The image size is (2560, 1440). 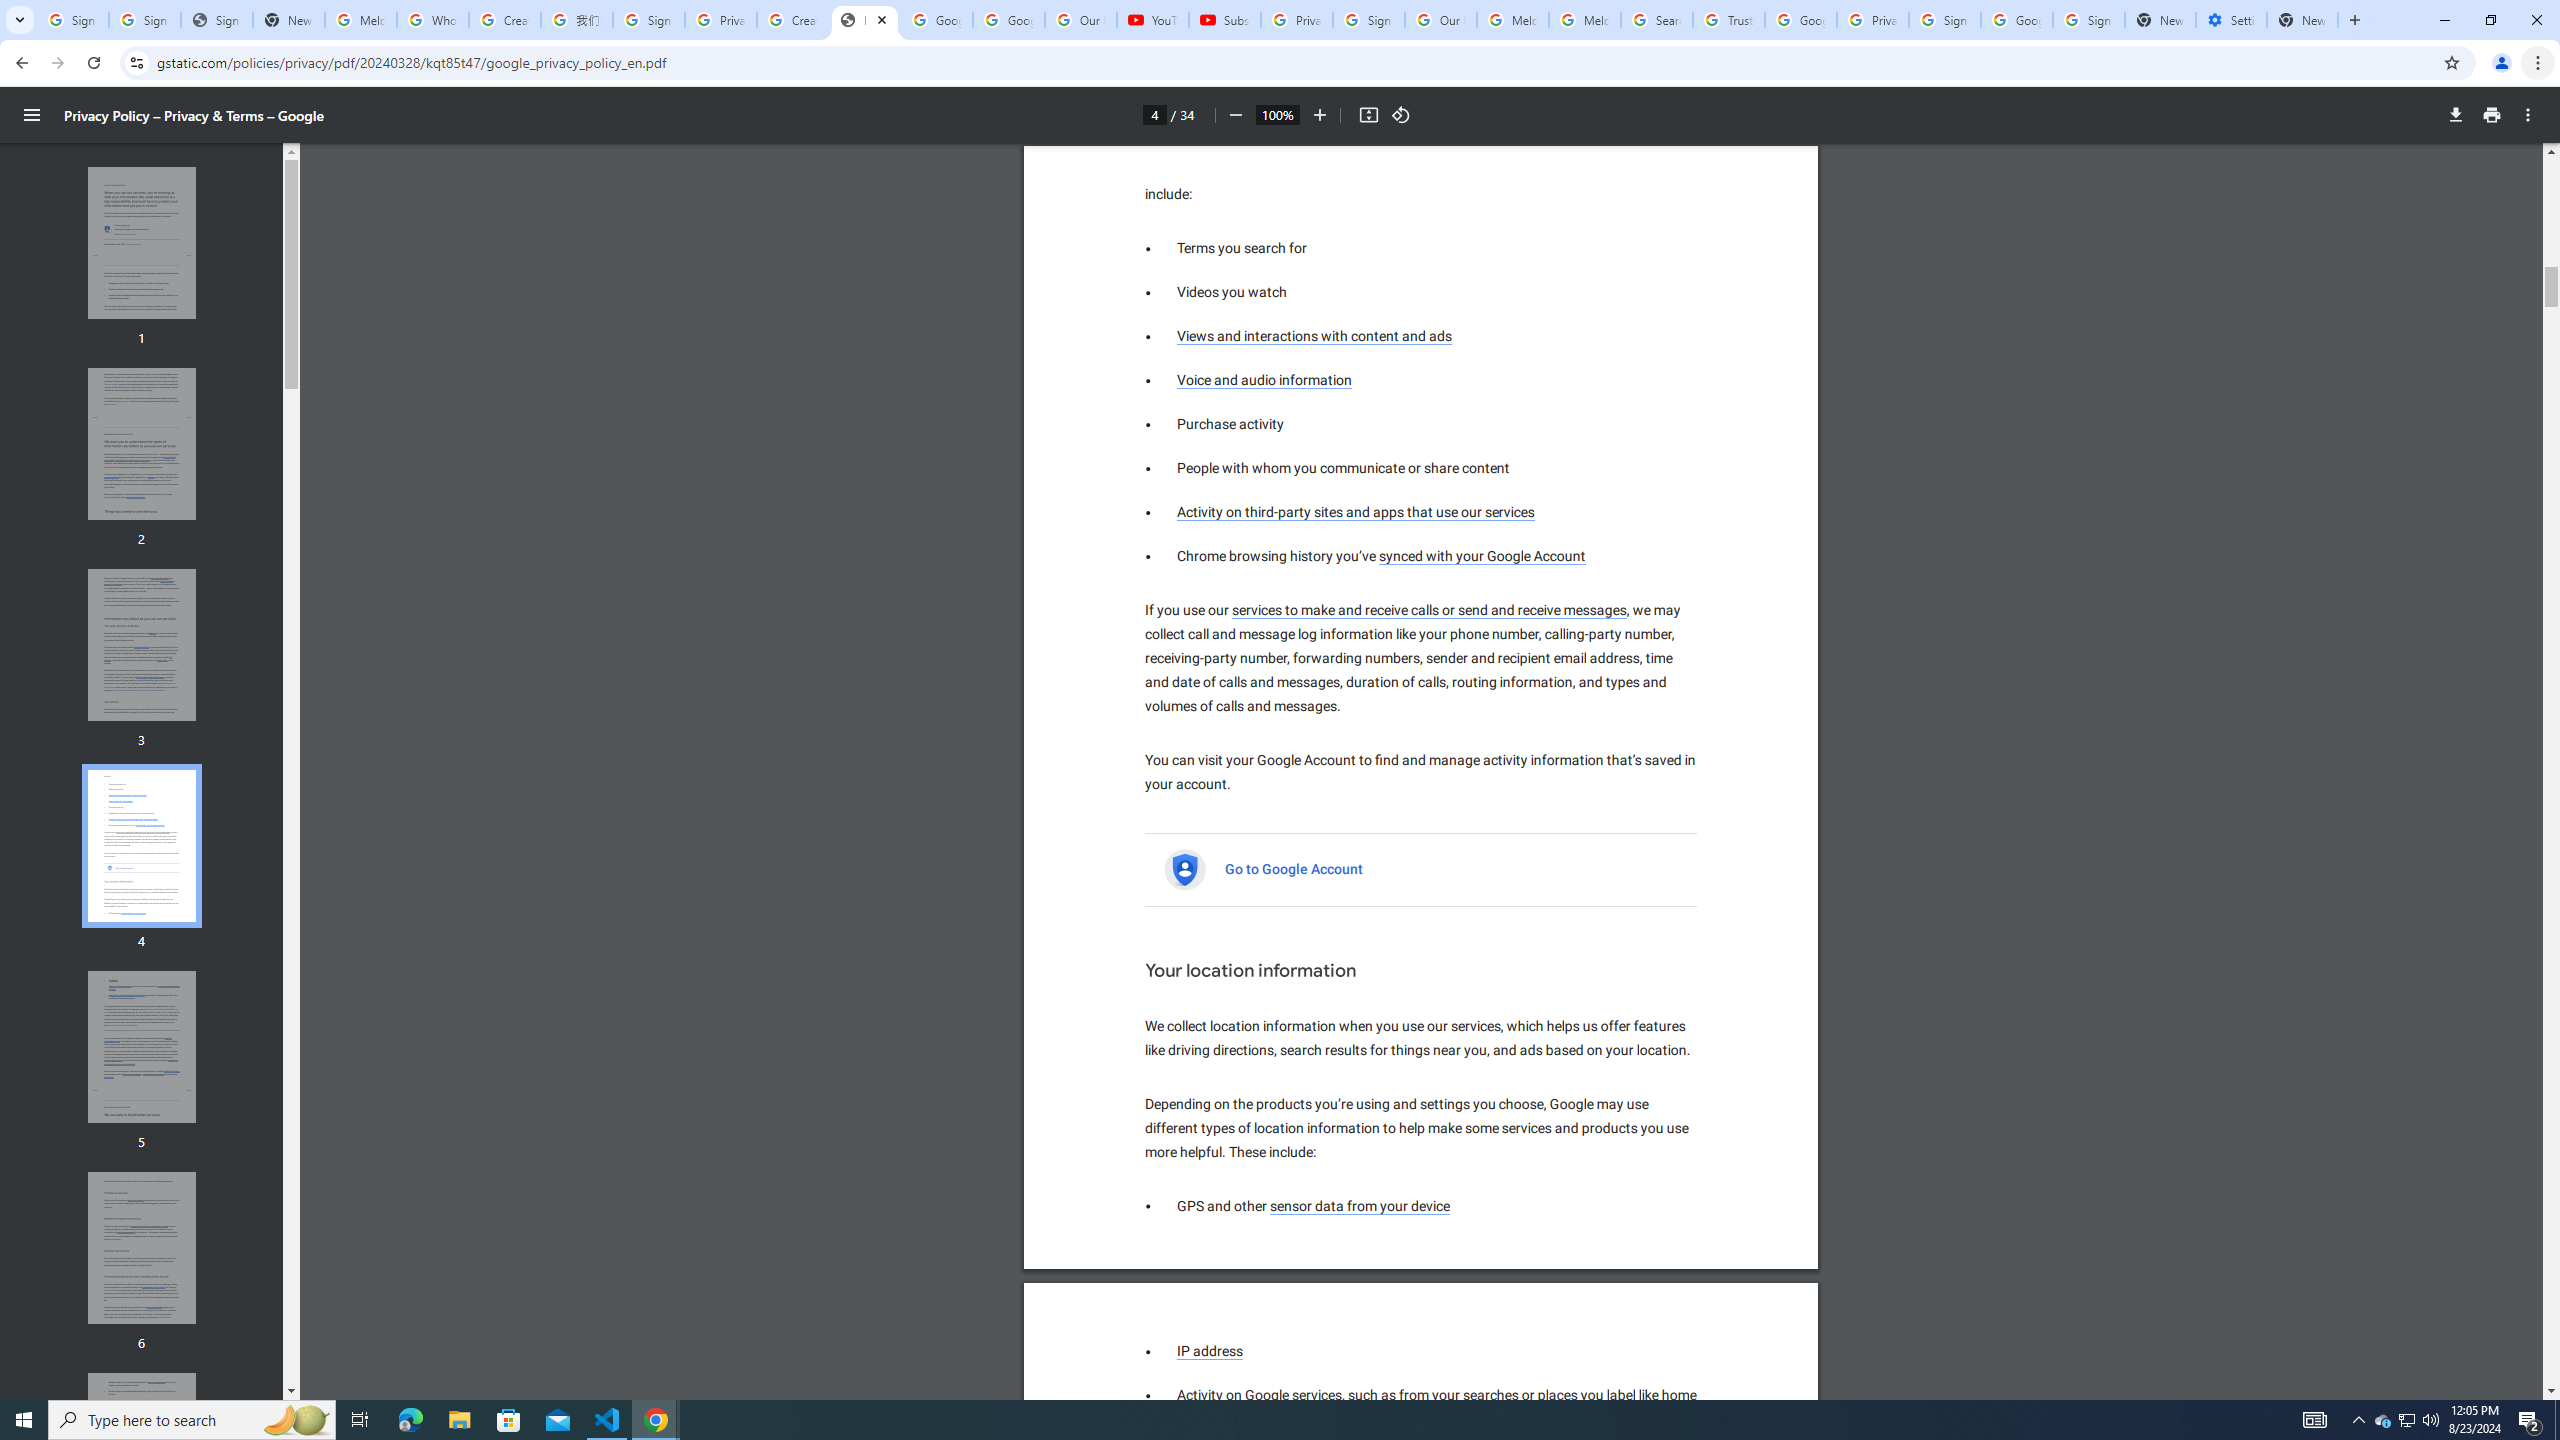 What do you see at coordinates (791, 19) in the screenshot?
I see `'Create your Google Account'` at bounding box center [791, 19].